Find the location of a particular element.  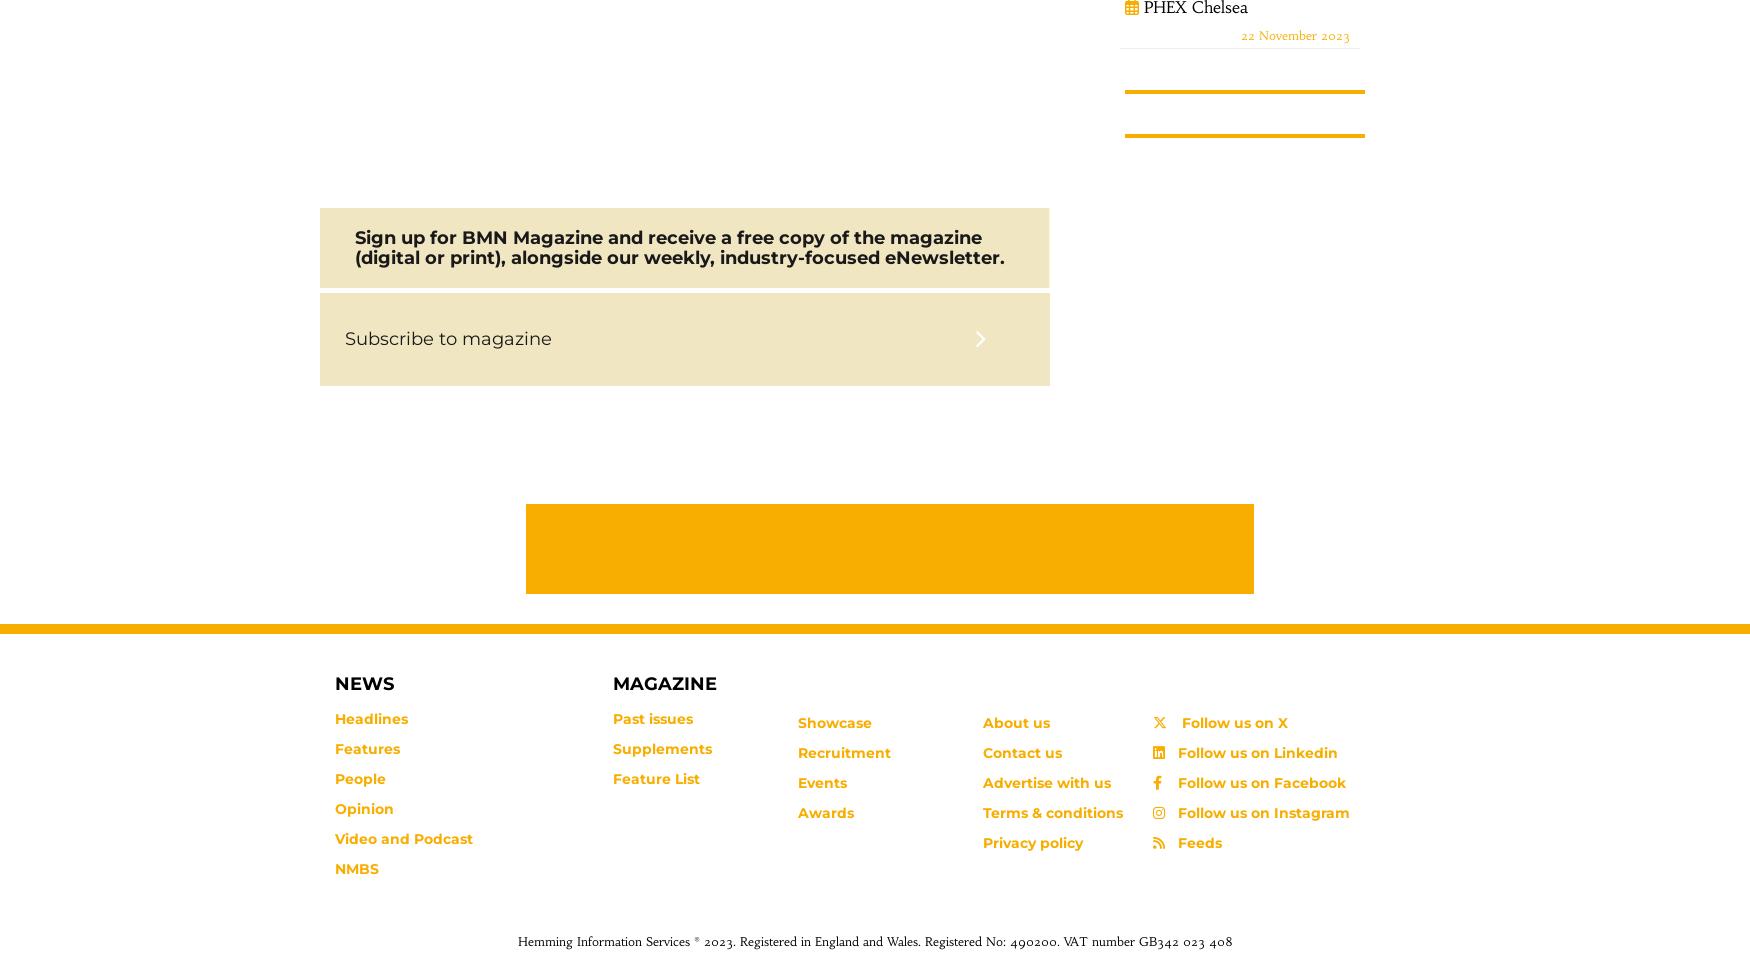

'Terms & conditions' is located at coordinates (1050, 812).